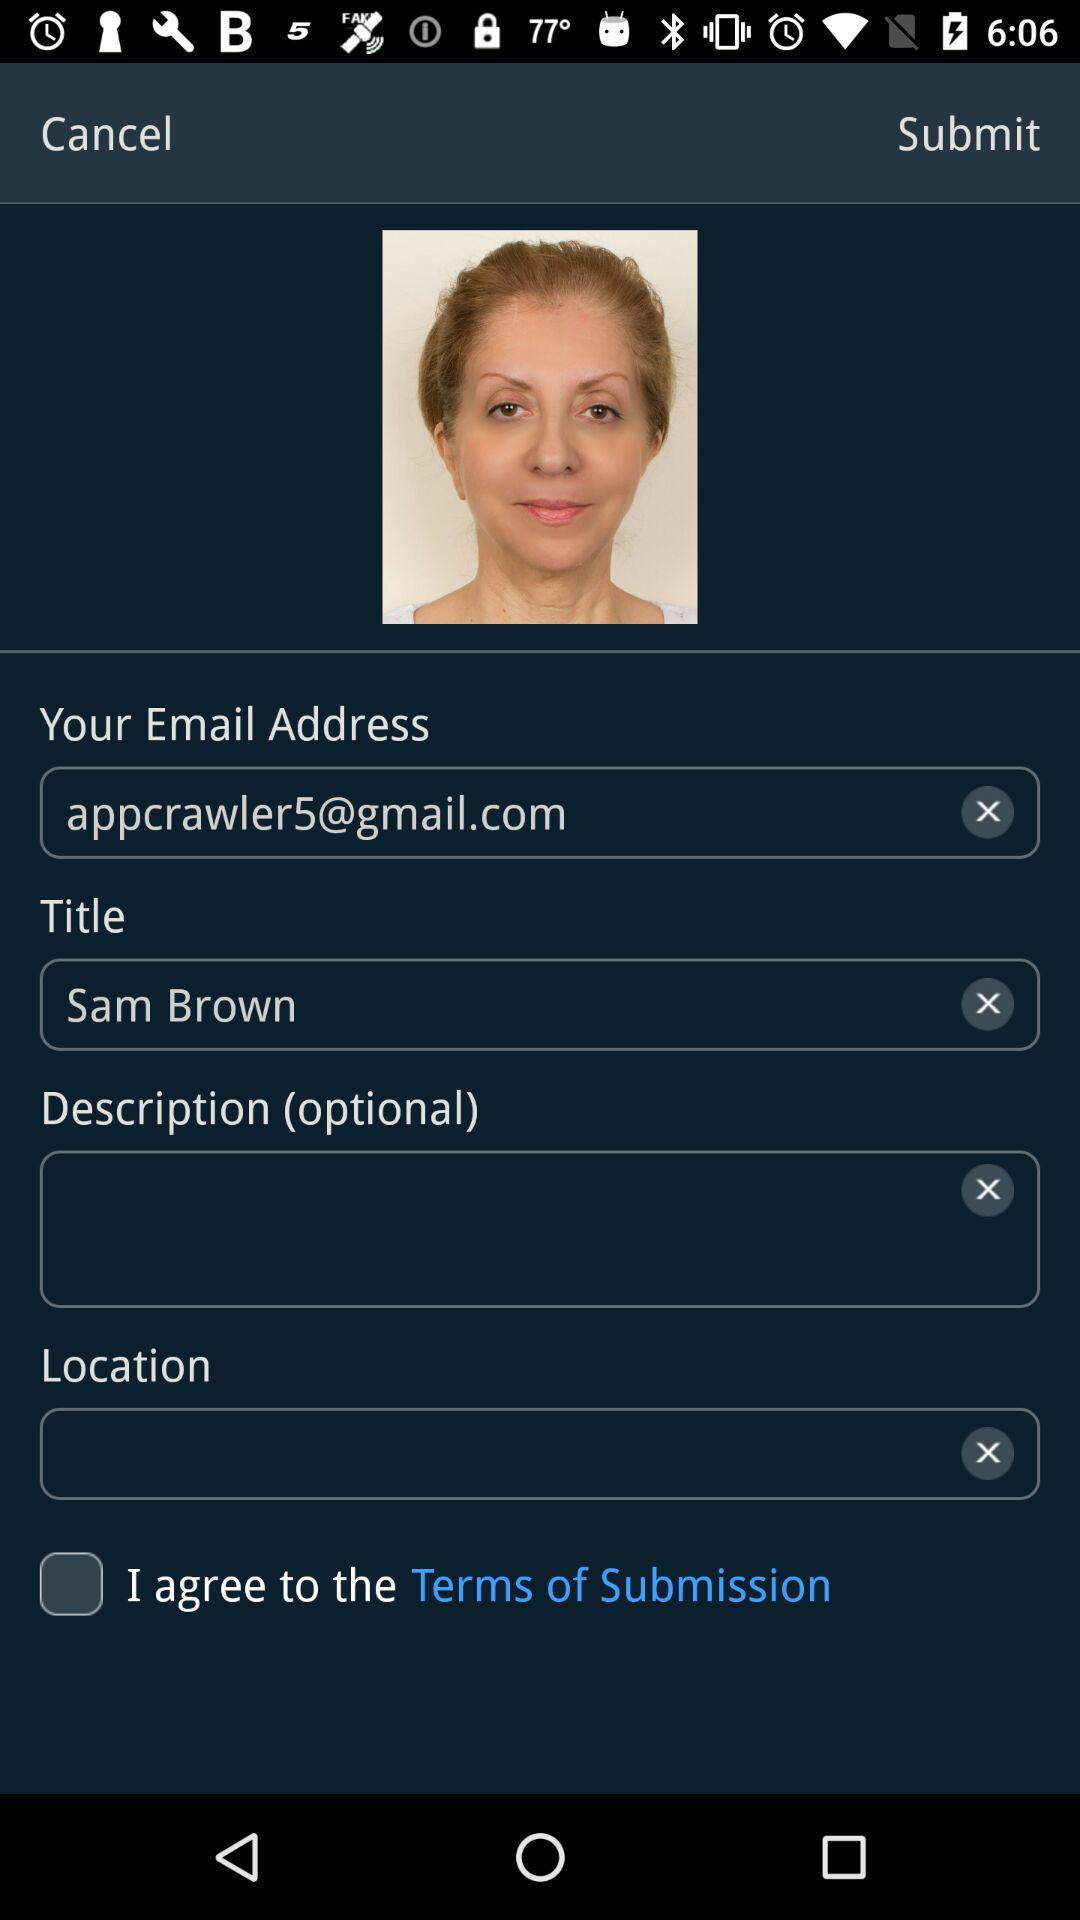 The image size is (1080, 1920). I want to click on the close icon, so click(986, 812).